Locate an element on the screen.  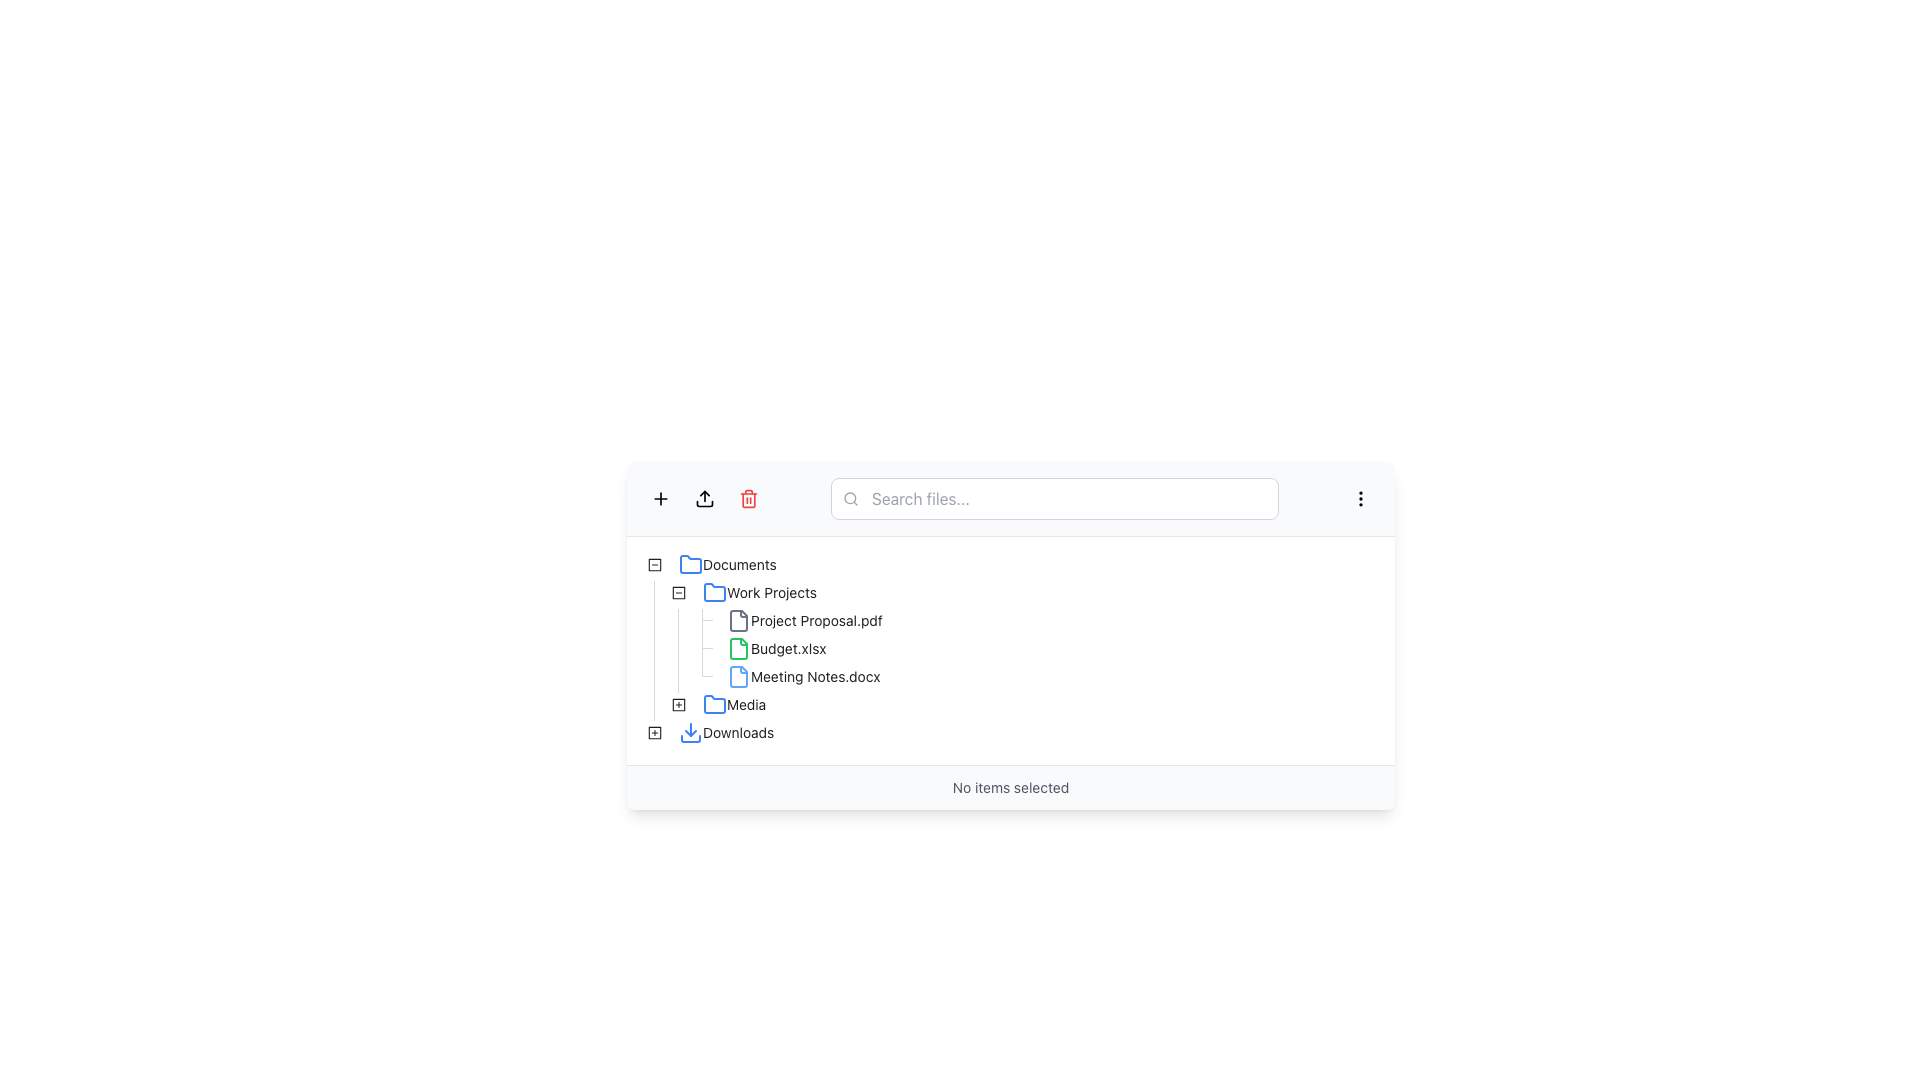
the folder icon, which is a blue outlined rectangular shape with an extended tab, located under the 'Documents' folder in the file tree interface is located at coordinates (715, 703).